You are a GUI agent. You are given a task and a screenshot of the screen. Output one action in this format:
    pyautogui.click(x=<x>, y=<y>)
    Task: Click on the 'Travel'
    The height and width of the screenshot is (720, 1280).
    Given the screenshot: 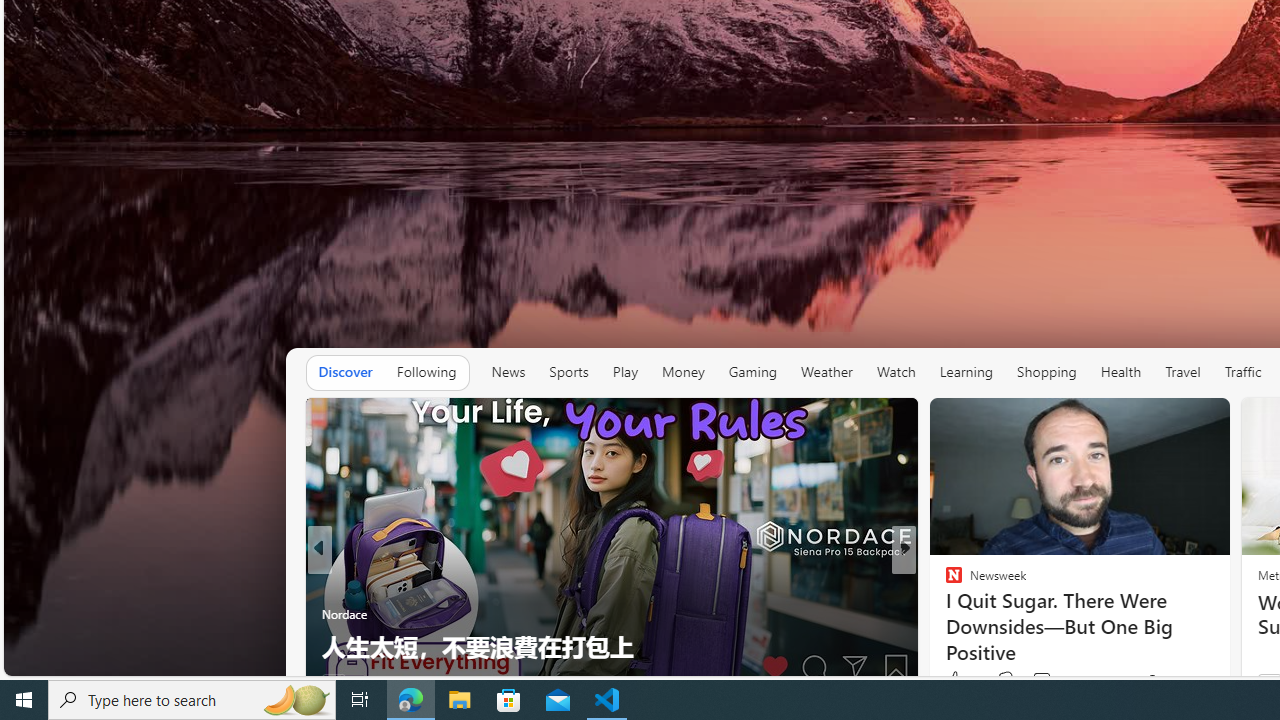 What is the action you would take?
    pyautogui.click(x=1183, y=372)
    